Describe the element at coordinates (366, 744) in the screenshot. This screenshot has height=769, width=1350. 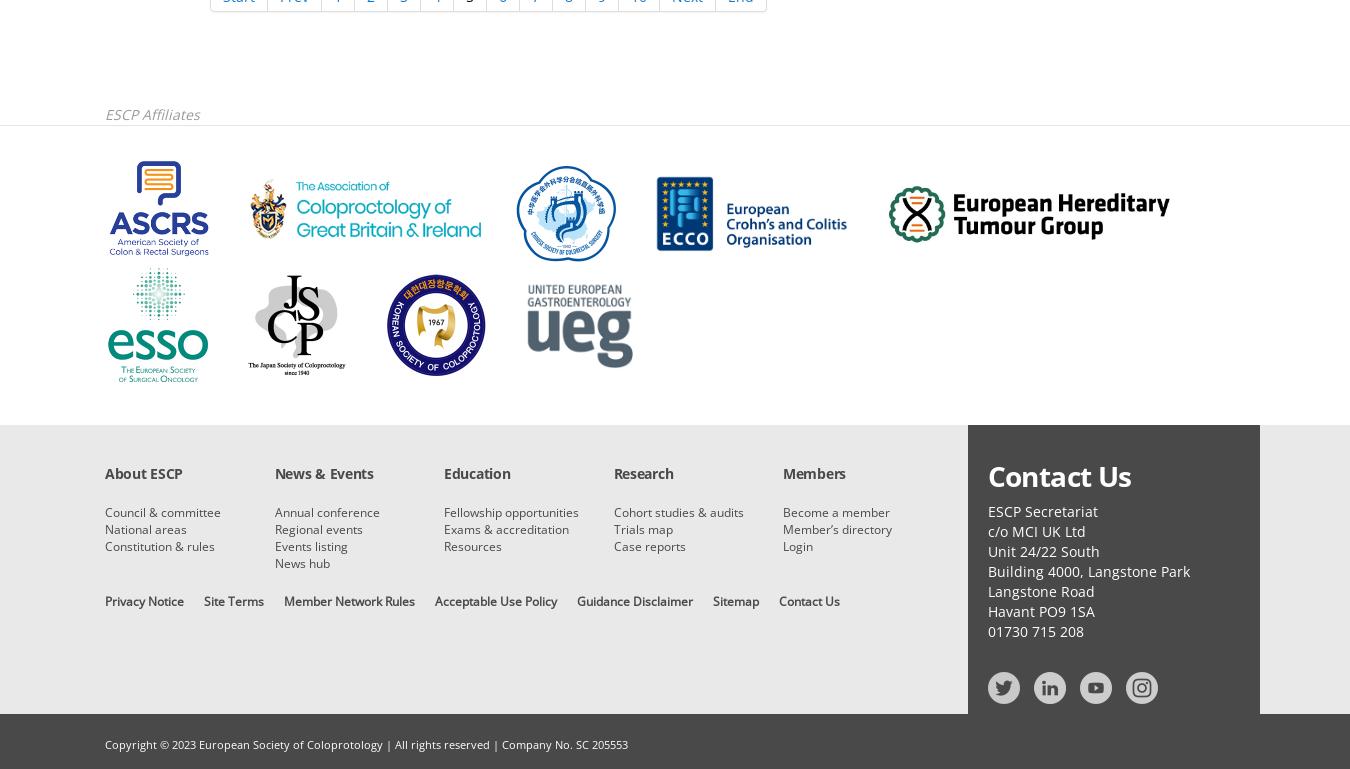
I see `'Copyright © 2023 European Society of Coloprotology | All rights reserved | Company No. SC 205553'` at that location.